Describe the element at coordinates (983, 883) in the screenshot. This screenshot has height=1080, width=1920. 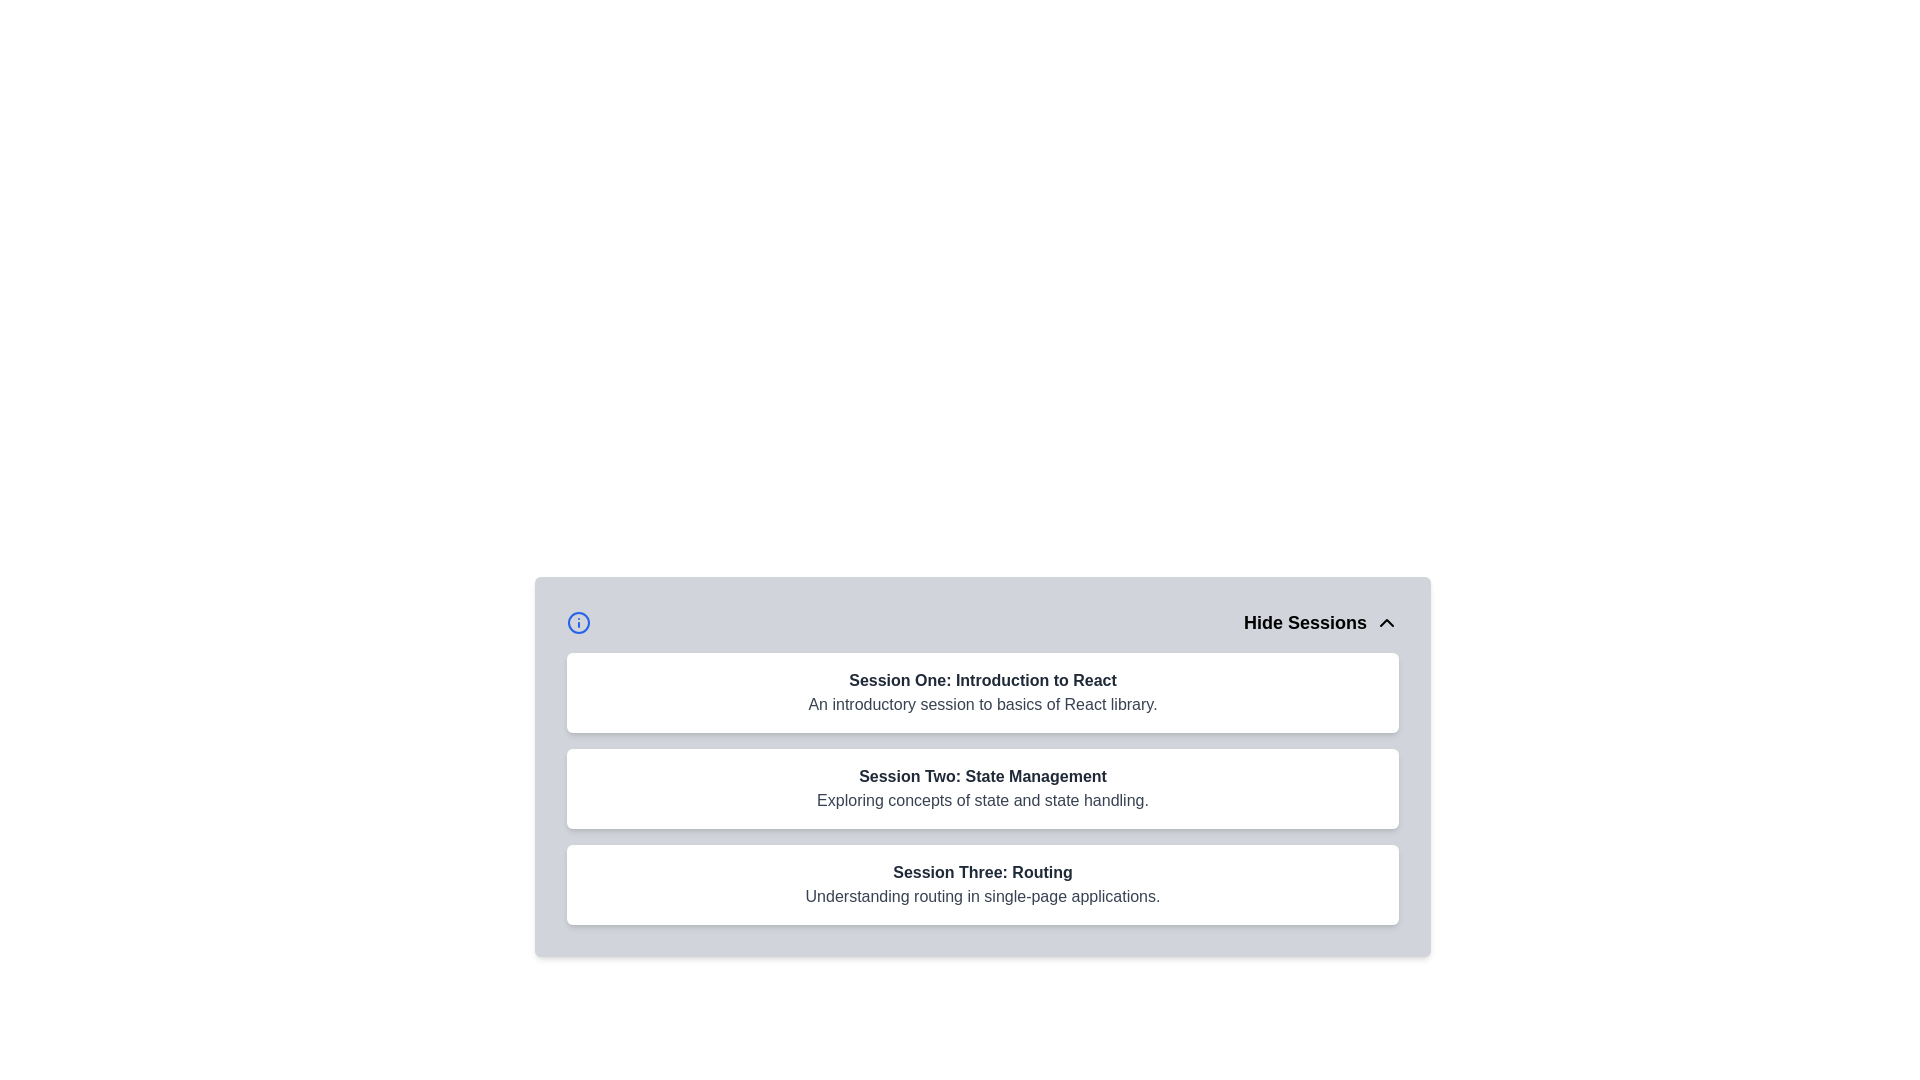
I see `the Informative card titled 'Session Three: Routing' with a white background and rounded corners, located beneath the previous cards in the vertical list` at that location.